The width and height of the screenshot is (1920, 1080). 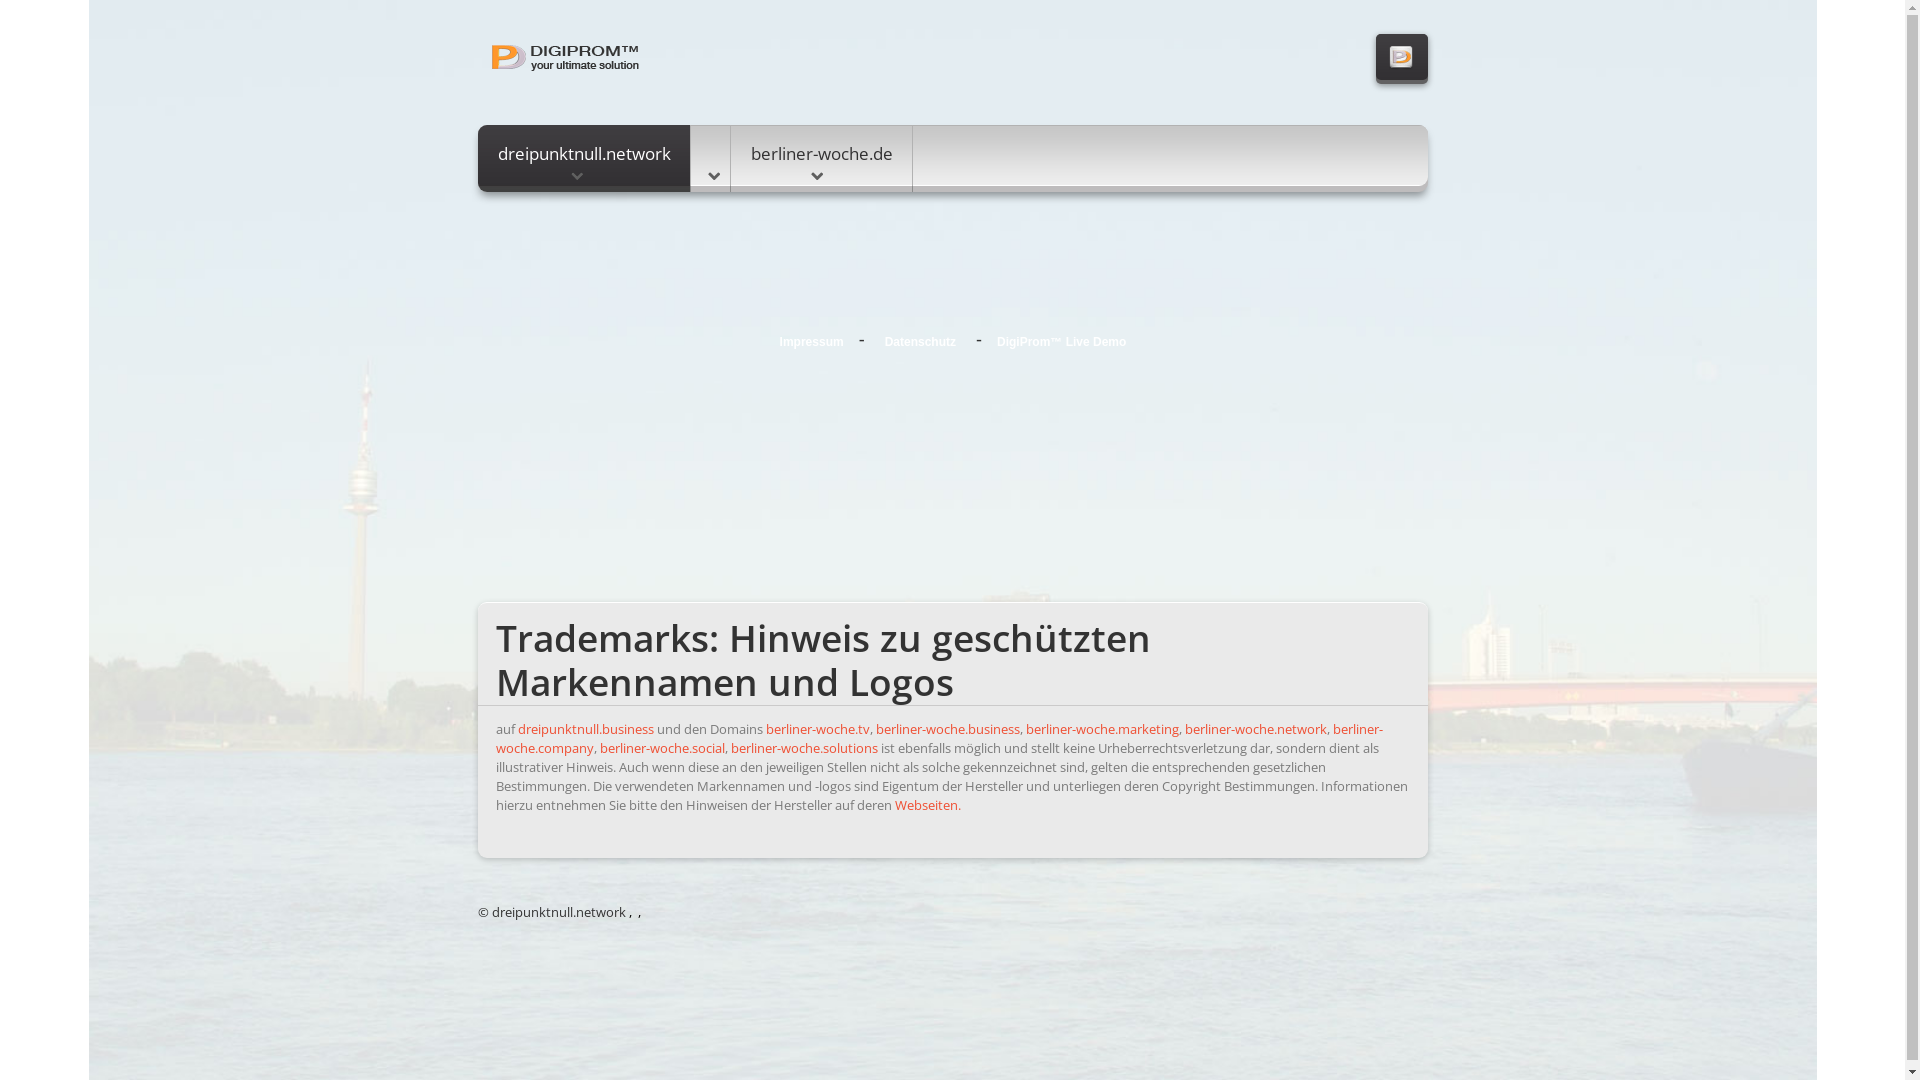 What do you see at coordinates (947, 729) in the screenshot?
I see `'berliner-woche.business'` at bounding box center [947, 729].